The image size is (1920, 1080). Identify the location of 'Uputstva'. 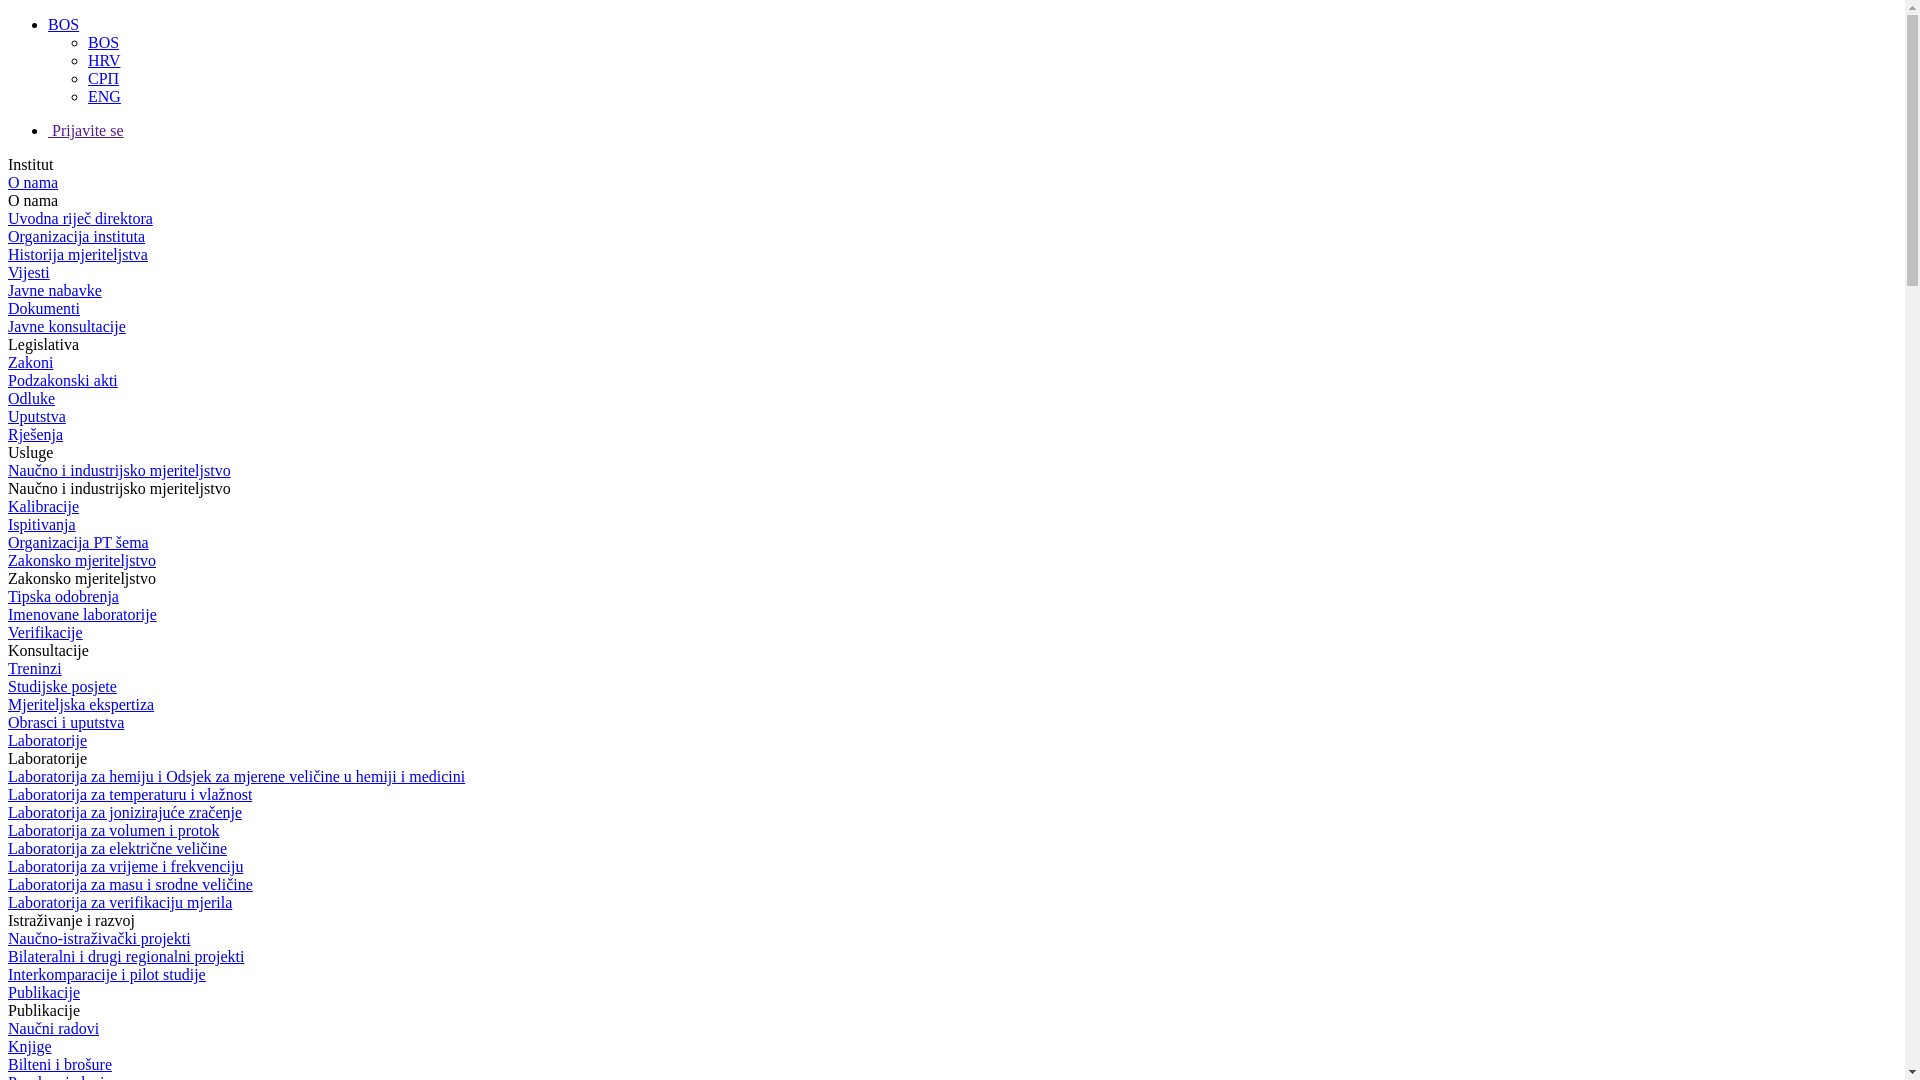
(8, 415).